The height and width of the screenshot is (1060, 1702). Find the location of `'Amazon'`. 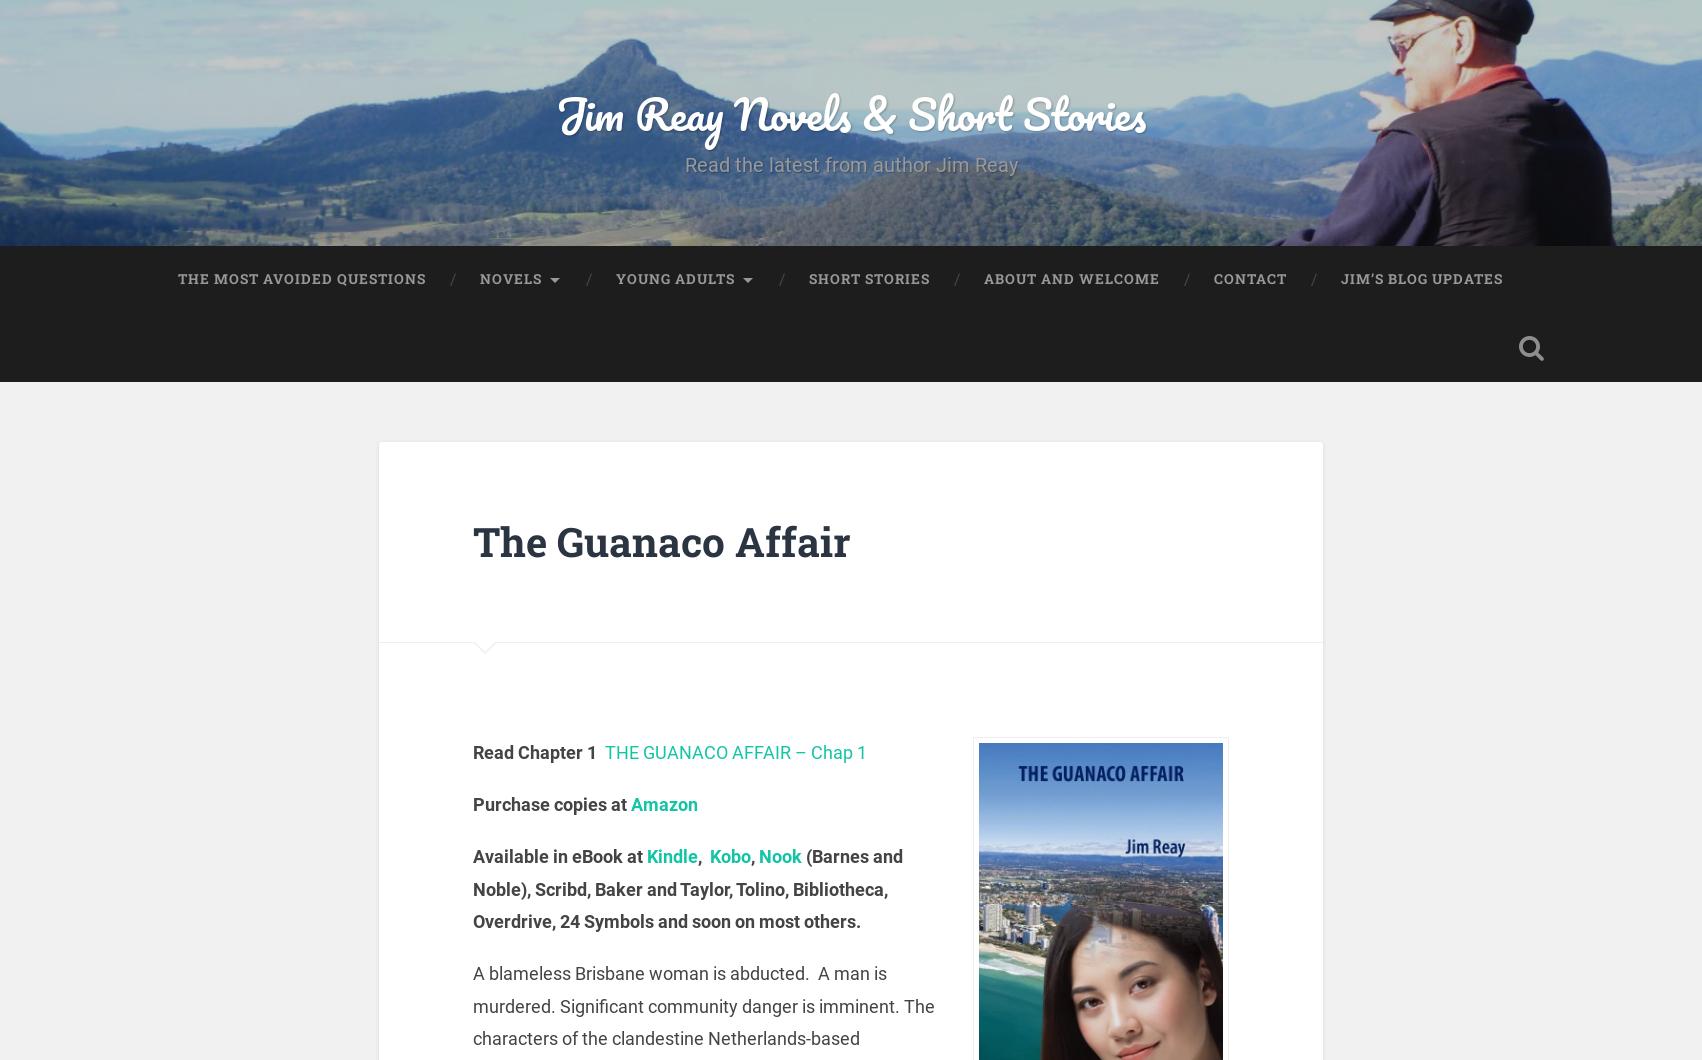

'Amazon' is located at coordinates (664, 804).